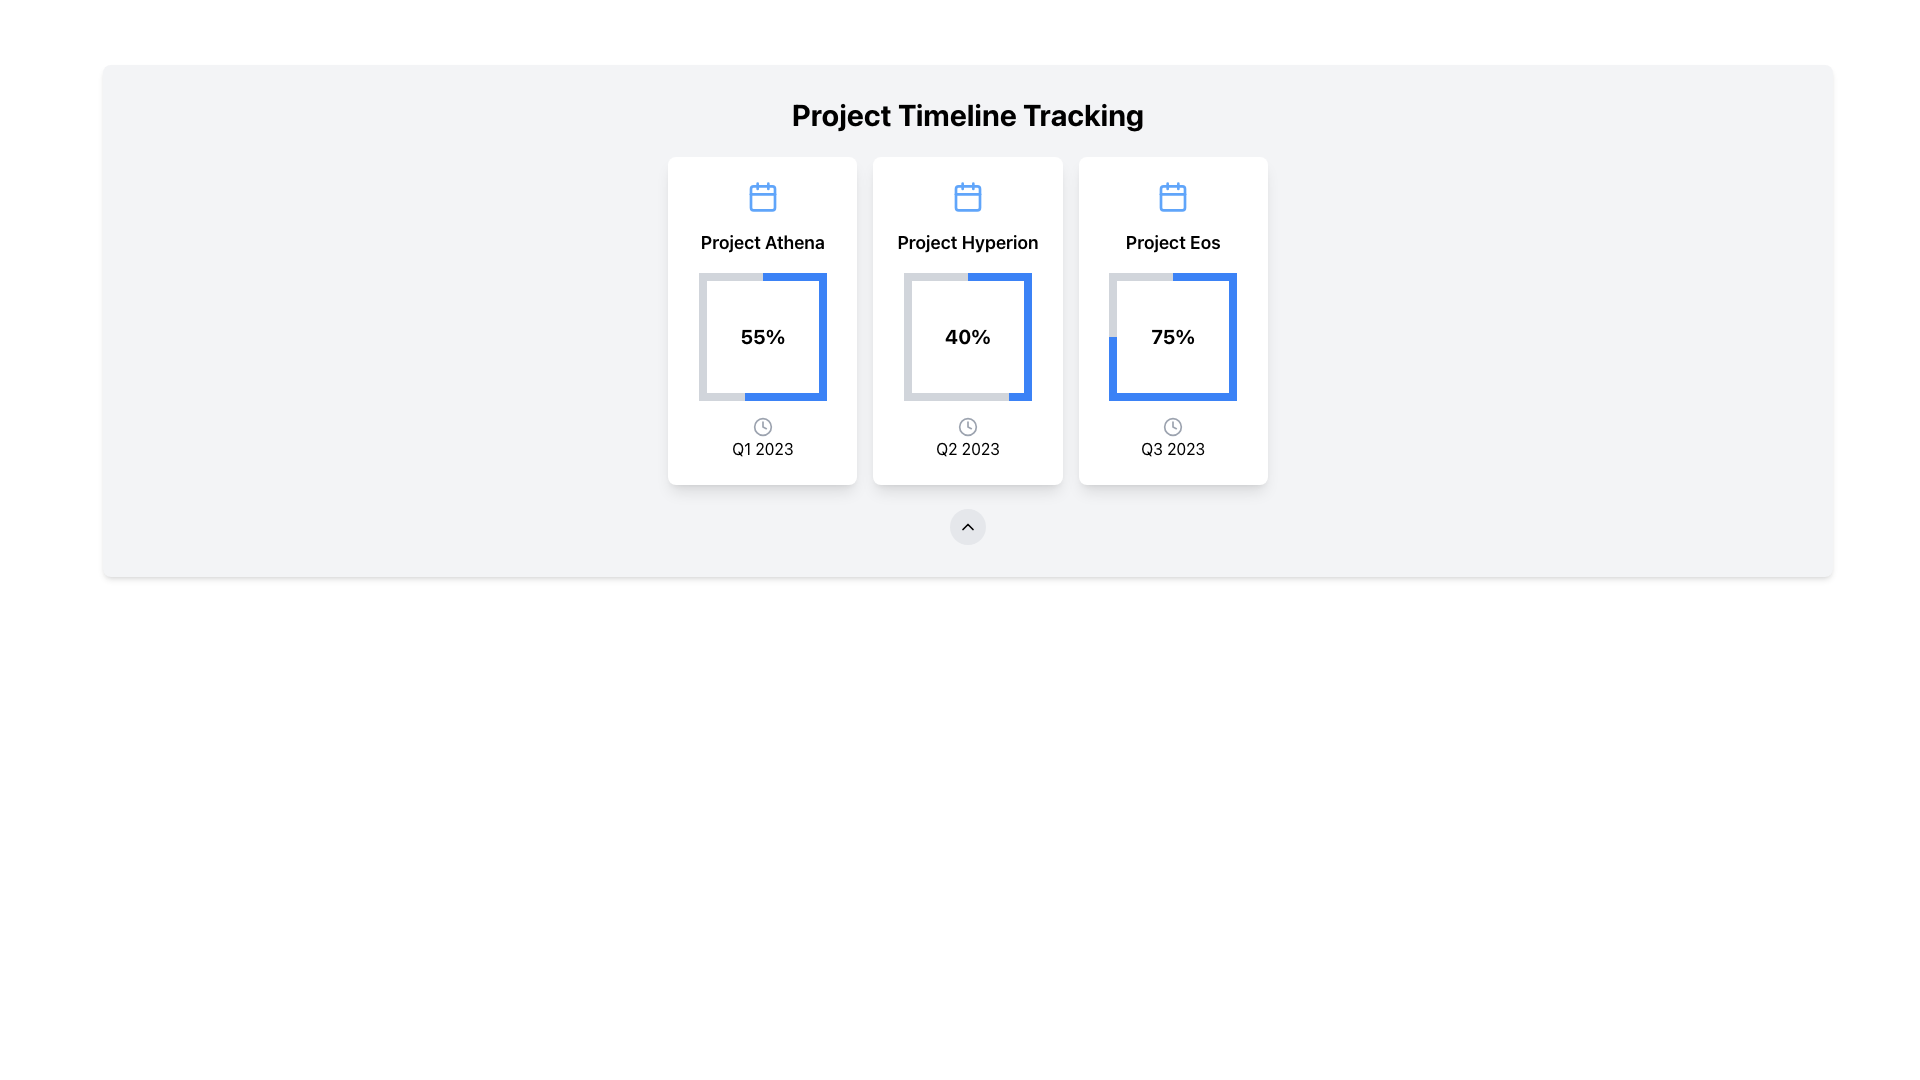 Image resolution: width=1920 pixels, height=1080 pixels. Describe the element at coordinates (968, 526) in the screenshot. I see `the Chevron-Up icon, which is a small upward-pointing chevron styled with a thin stroke, located at the center of a light-gray circular background` at that location.